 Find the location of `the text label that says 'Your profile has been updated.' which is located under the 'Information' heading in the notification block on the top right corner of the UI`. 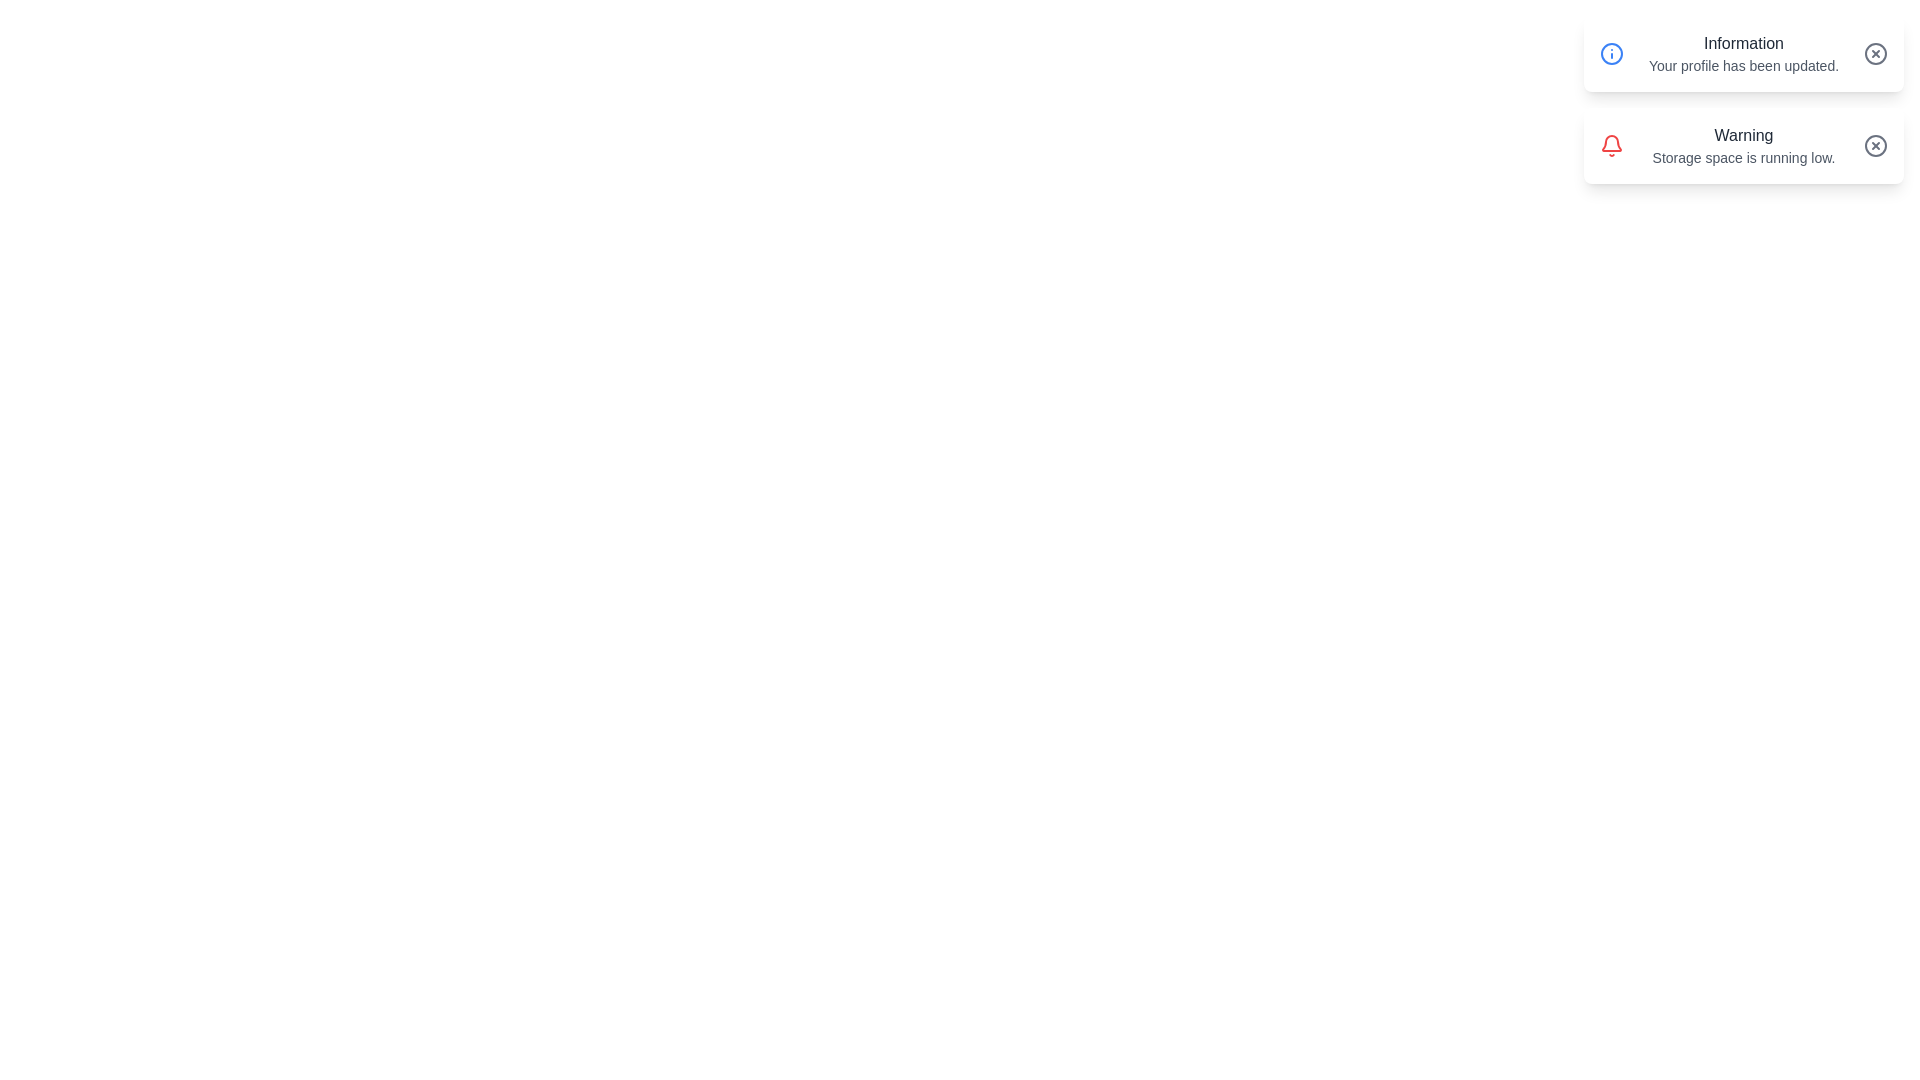

the text label that says 'Your profile has been updated.' which is located under the 'Information' heading in the notification block on the top right corner of the UI is located at coordinates (1742, 64).